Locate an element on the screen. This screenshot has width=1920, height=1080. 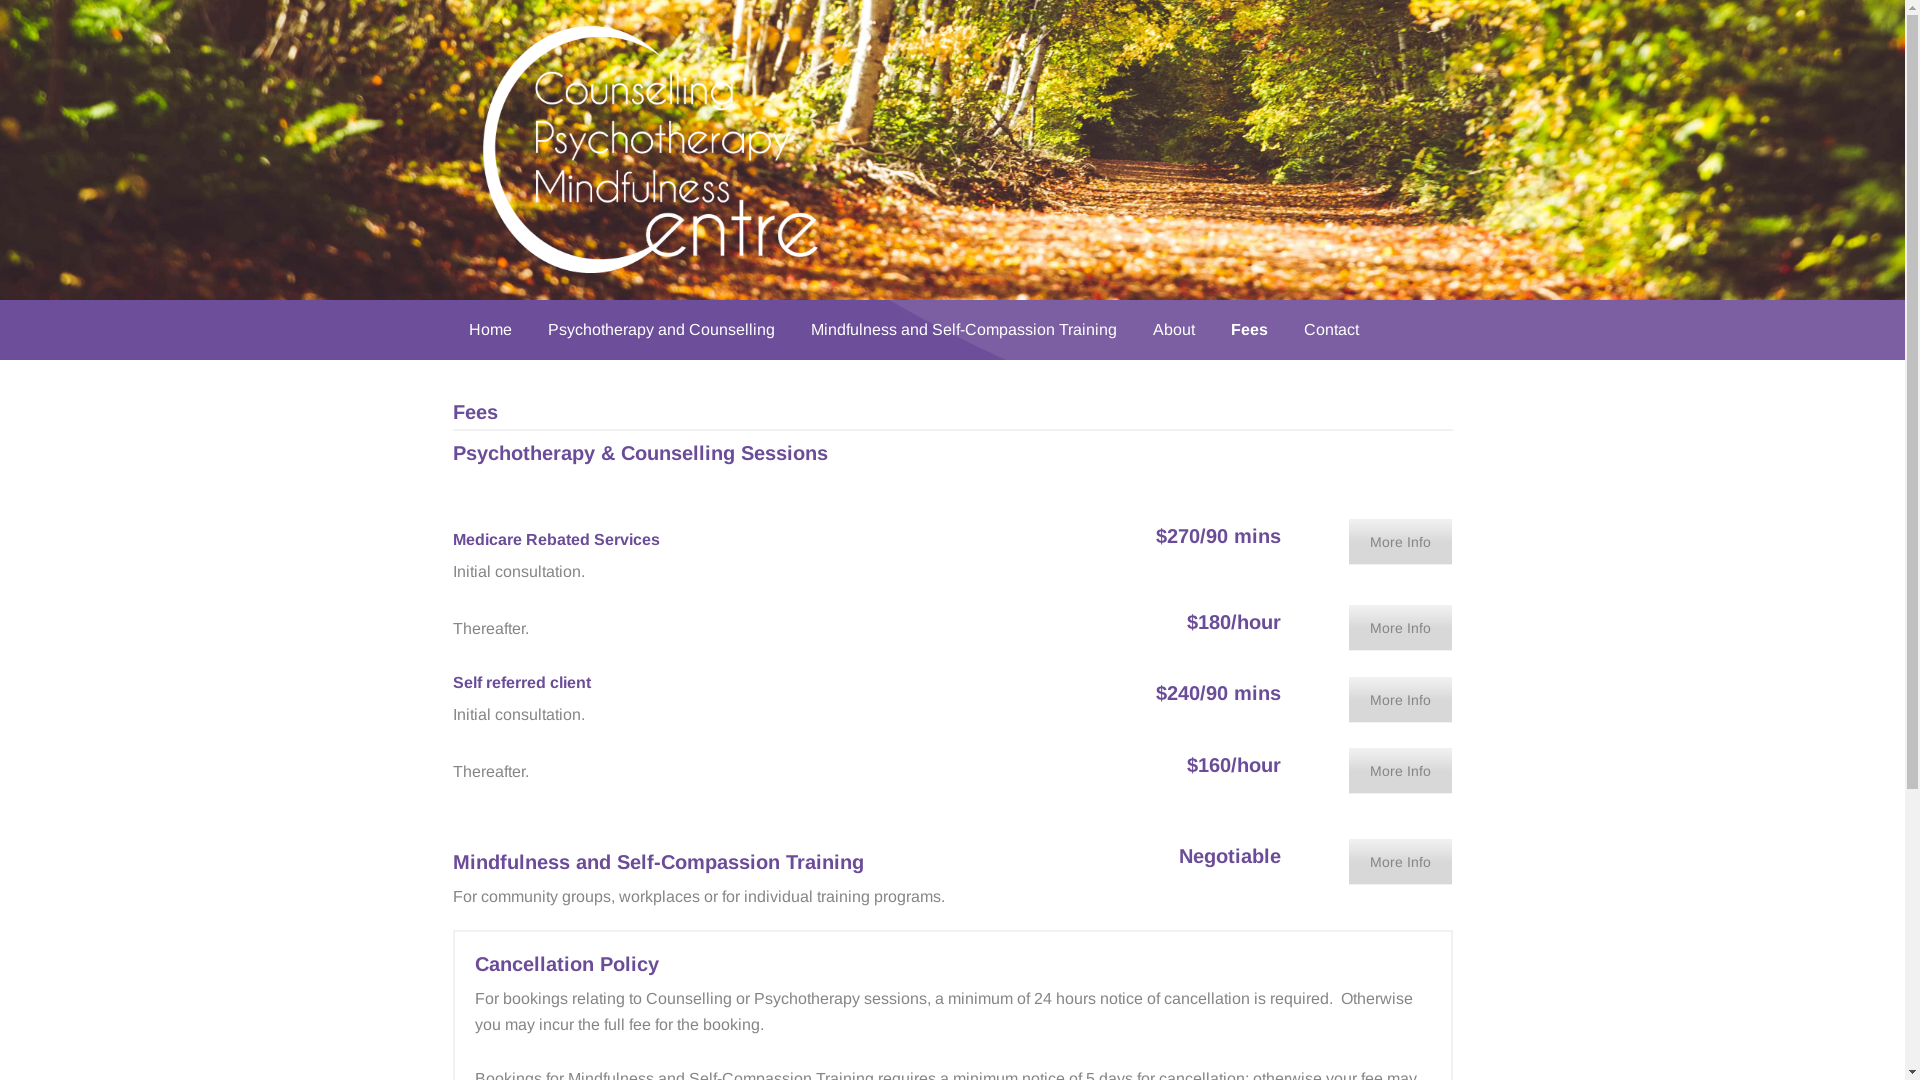
'Fees' is located at coordinates (1247, 329).